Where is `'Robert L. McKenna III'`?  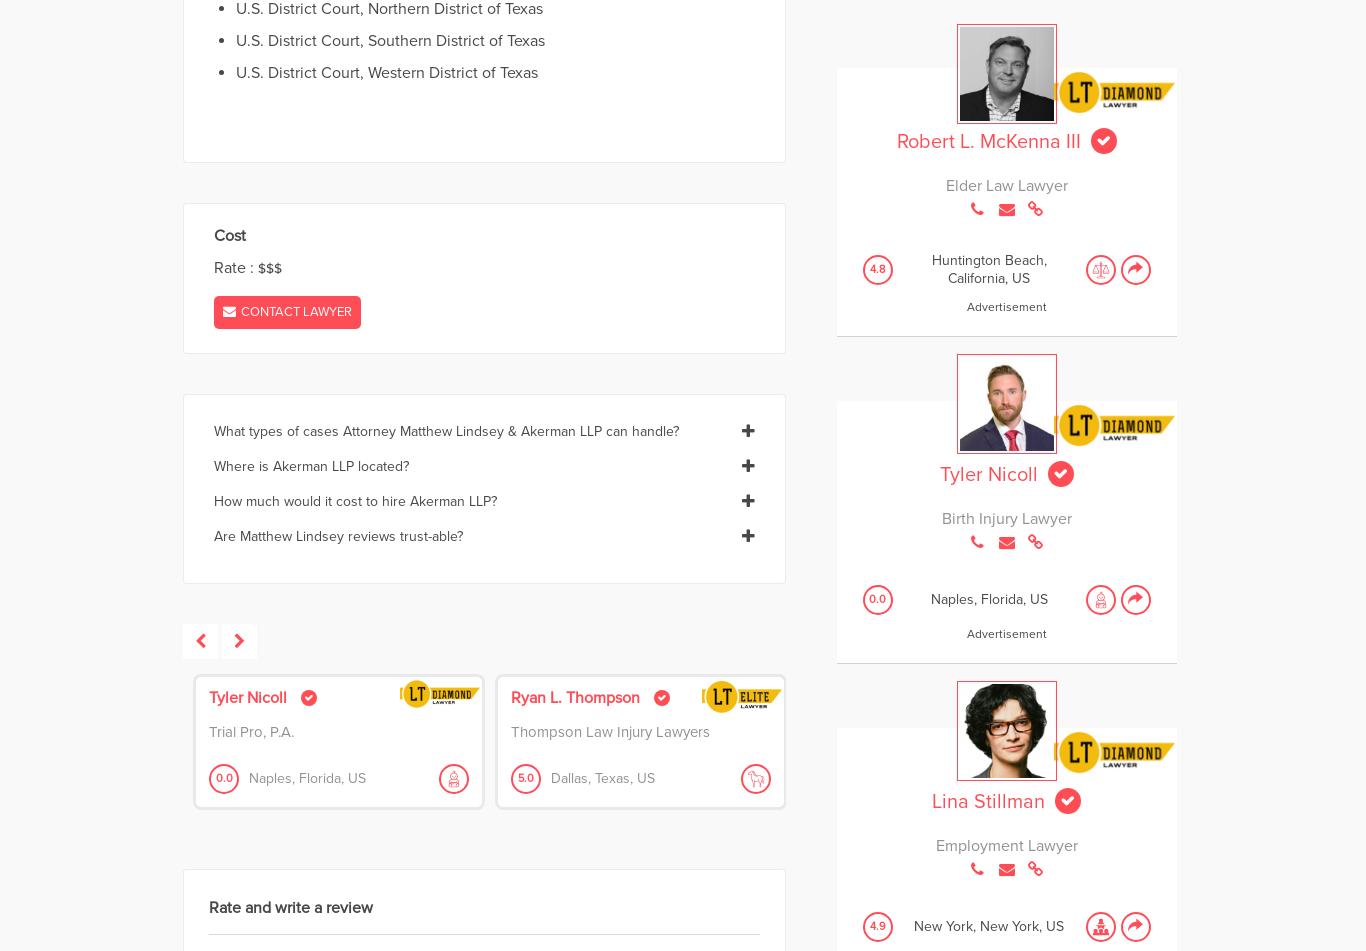
'Robert L. McKenna III' is located at coordinates (894, 141).